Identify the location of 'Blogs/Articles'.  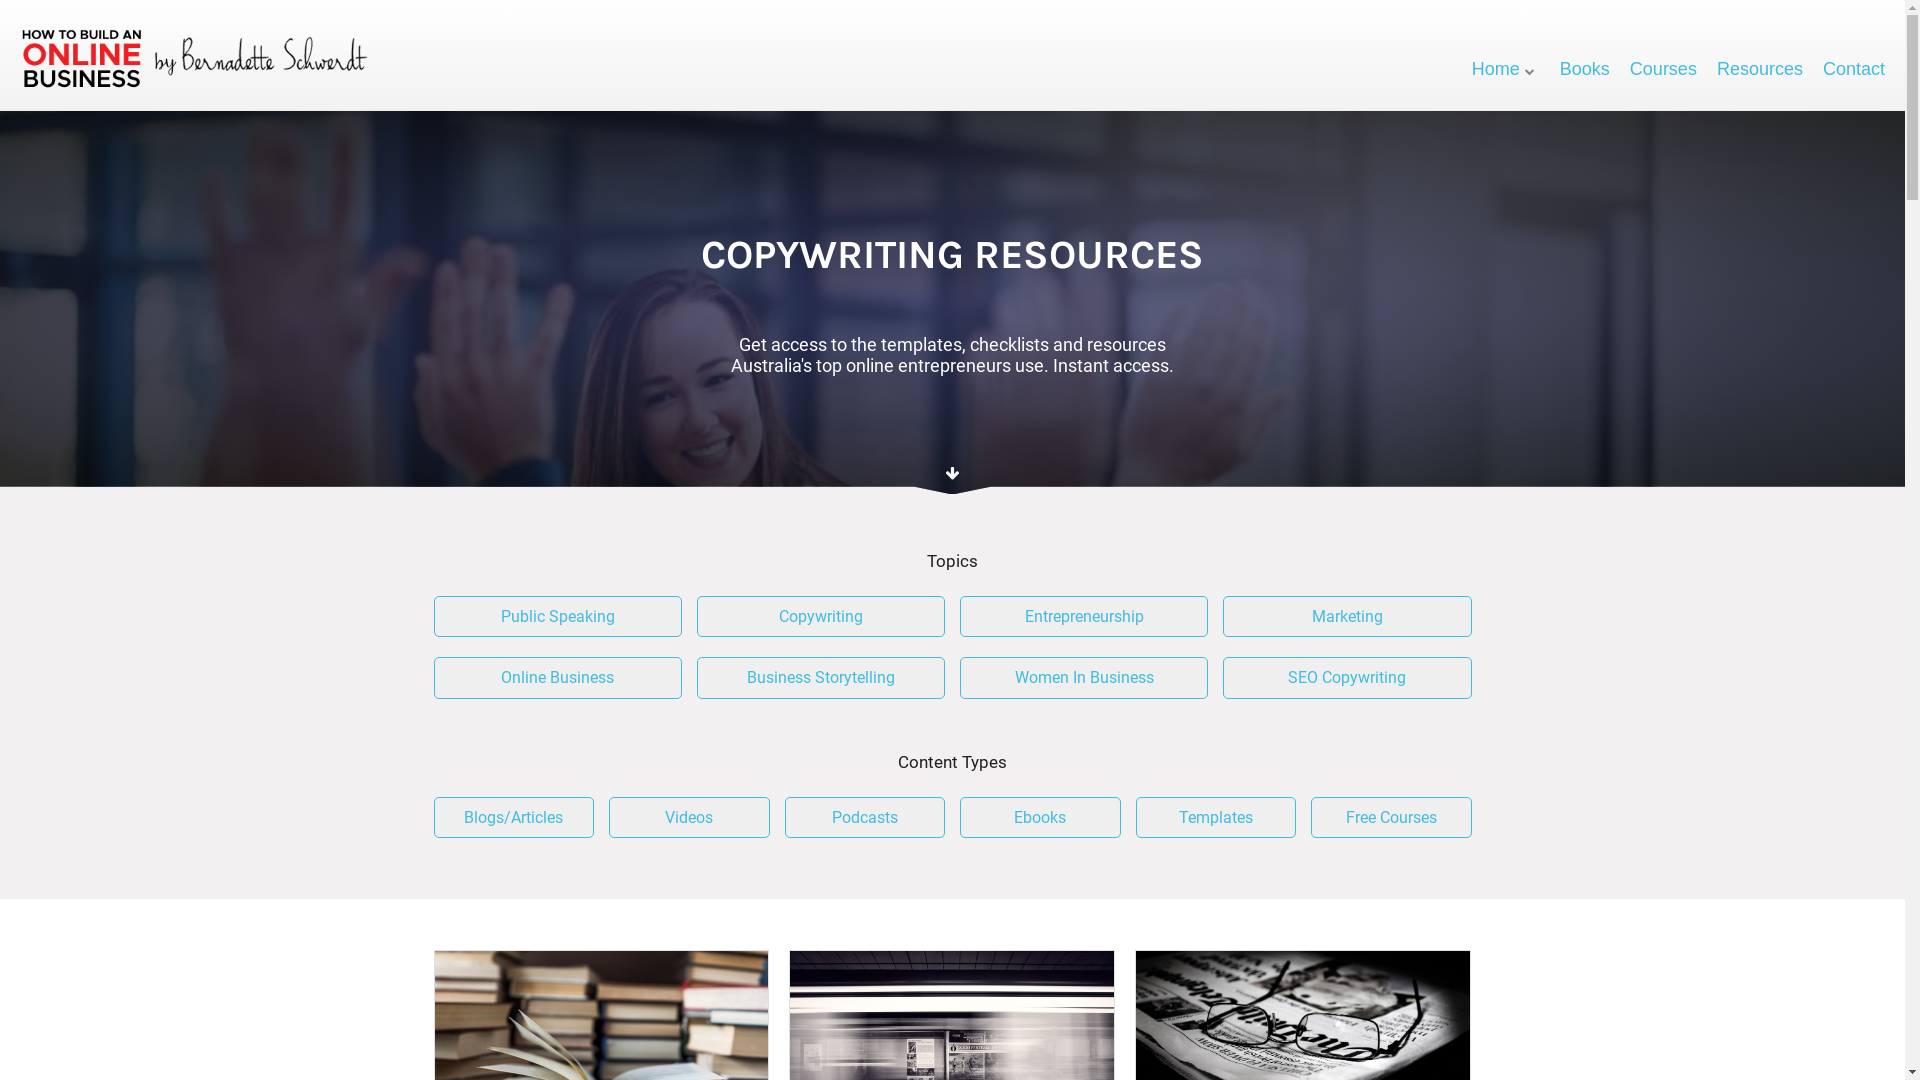
(514, 817).